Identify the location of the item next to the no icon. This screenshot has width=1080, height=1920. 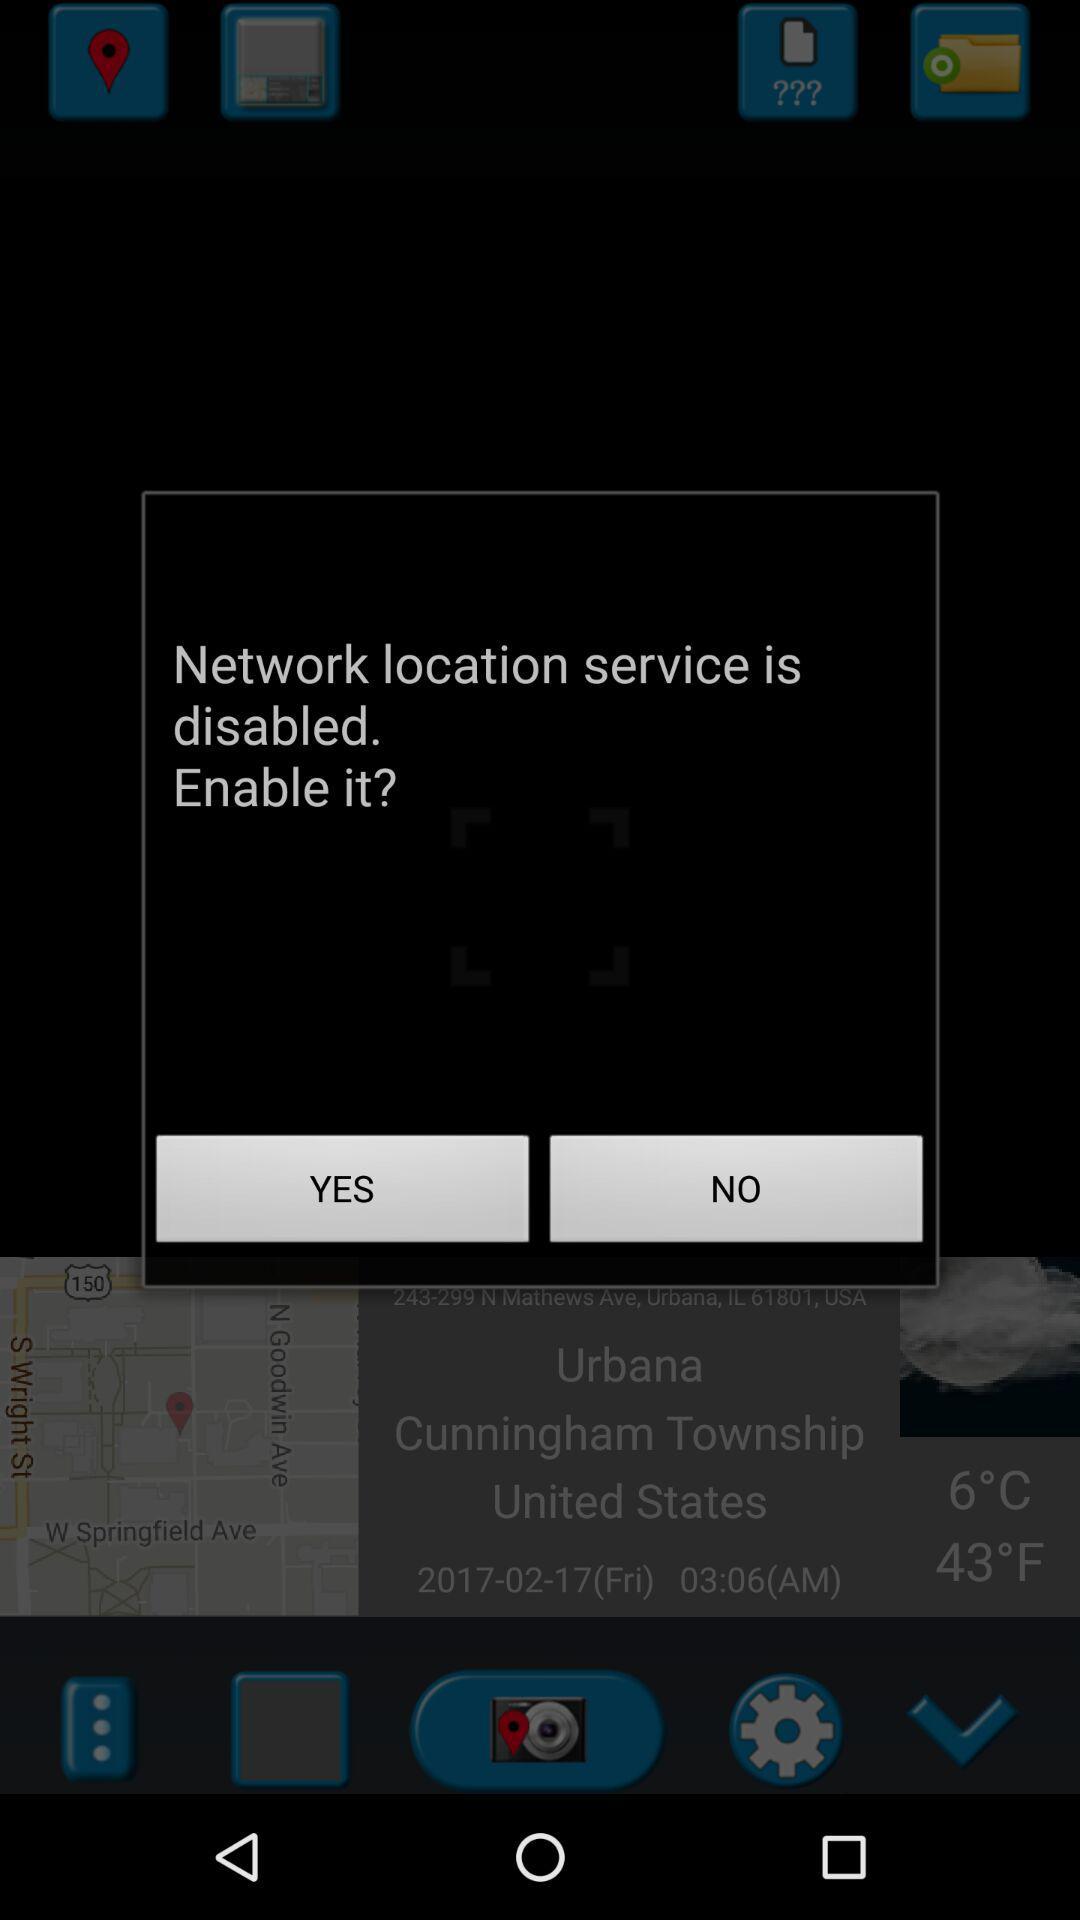
(342, 1194).